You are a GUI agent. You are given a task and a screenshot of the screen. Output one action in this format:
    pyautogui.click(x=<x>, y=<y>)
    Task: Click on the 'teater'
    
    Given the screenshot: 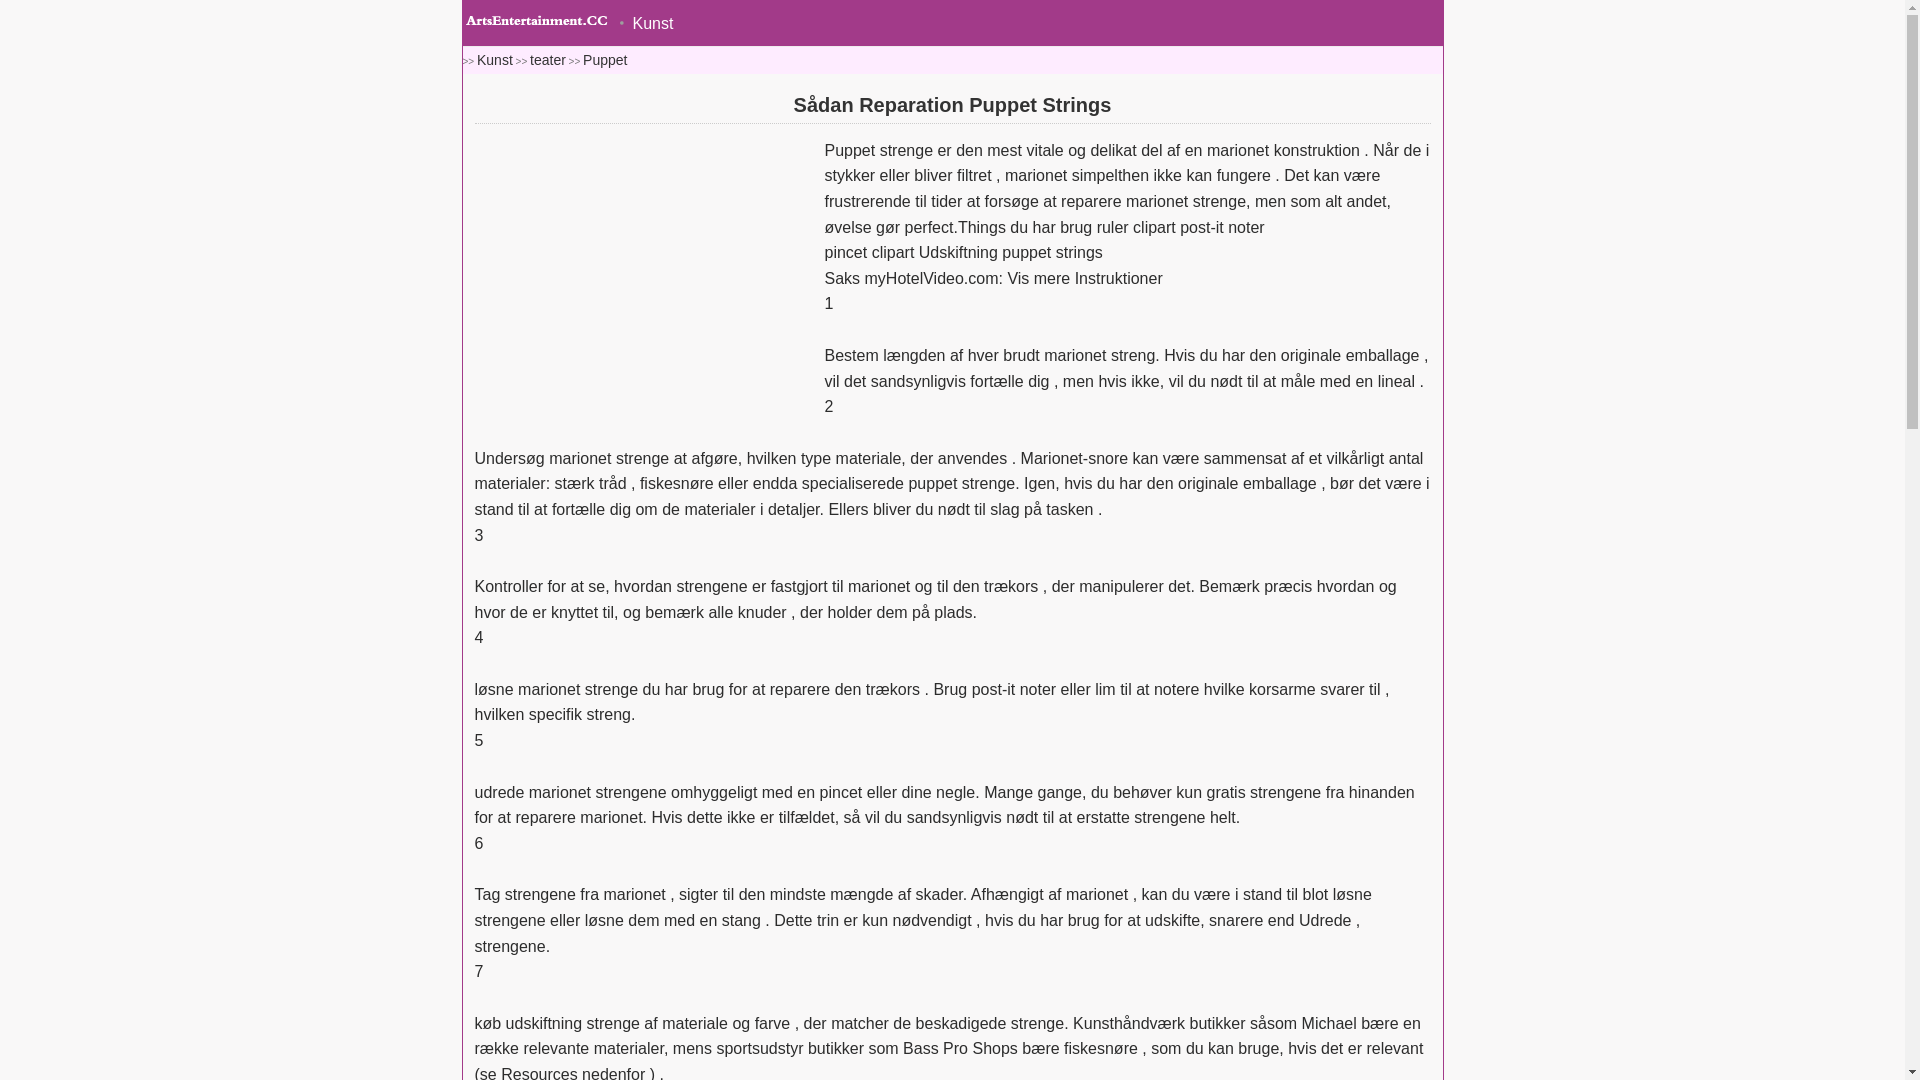 What is the action you would take?
    pyautogui.click(x=547, y=59)
    